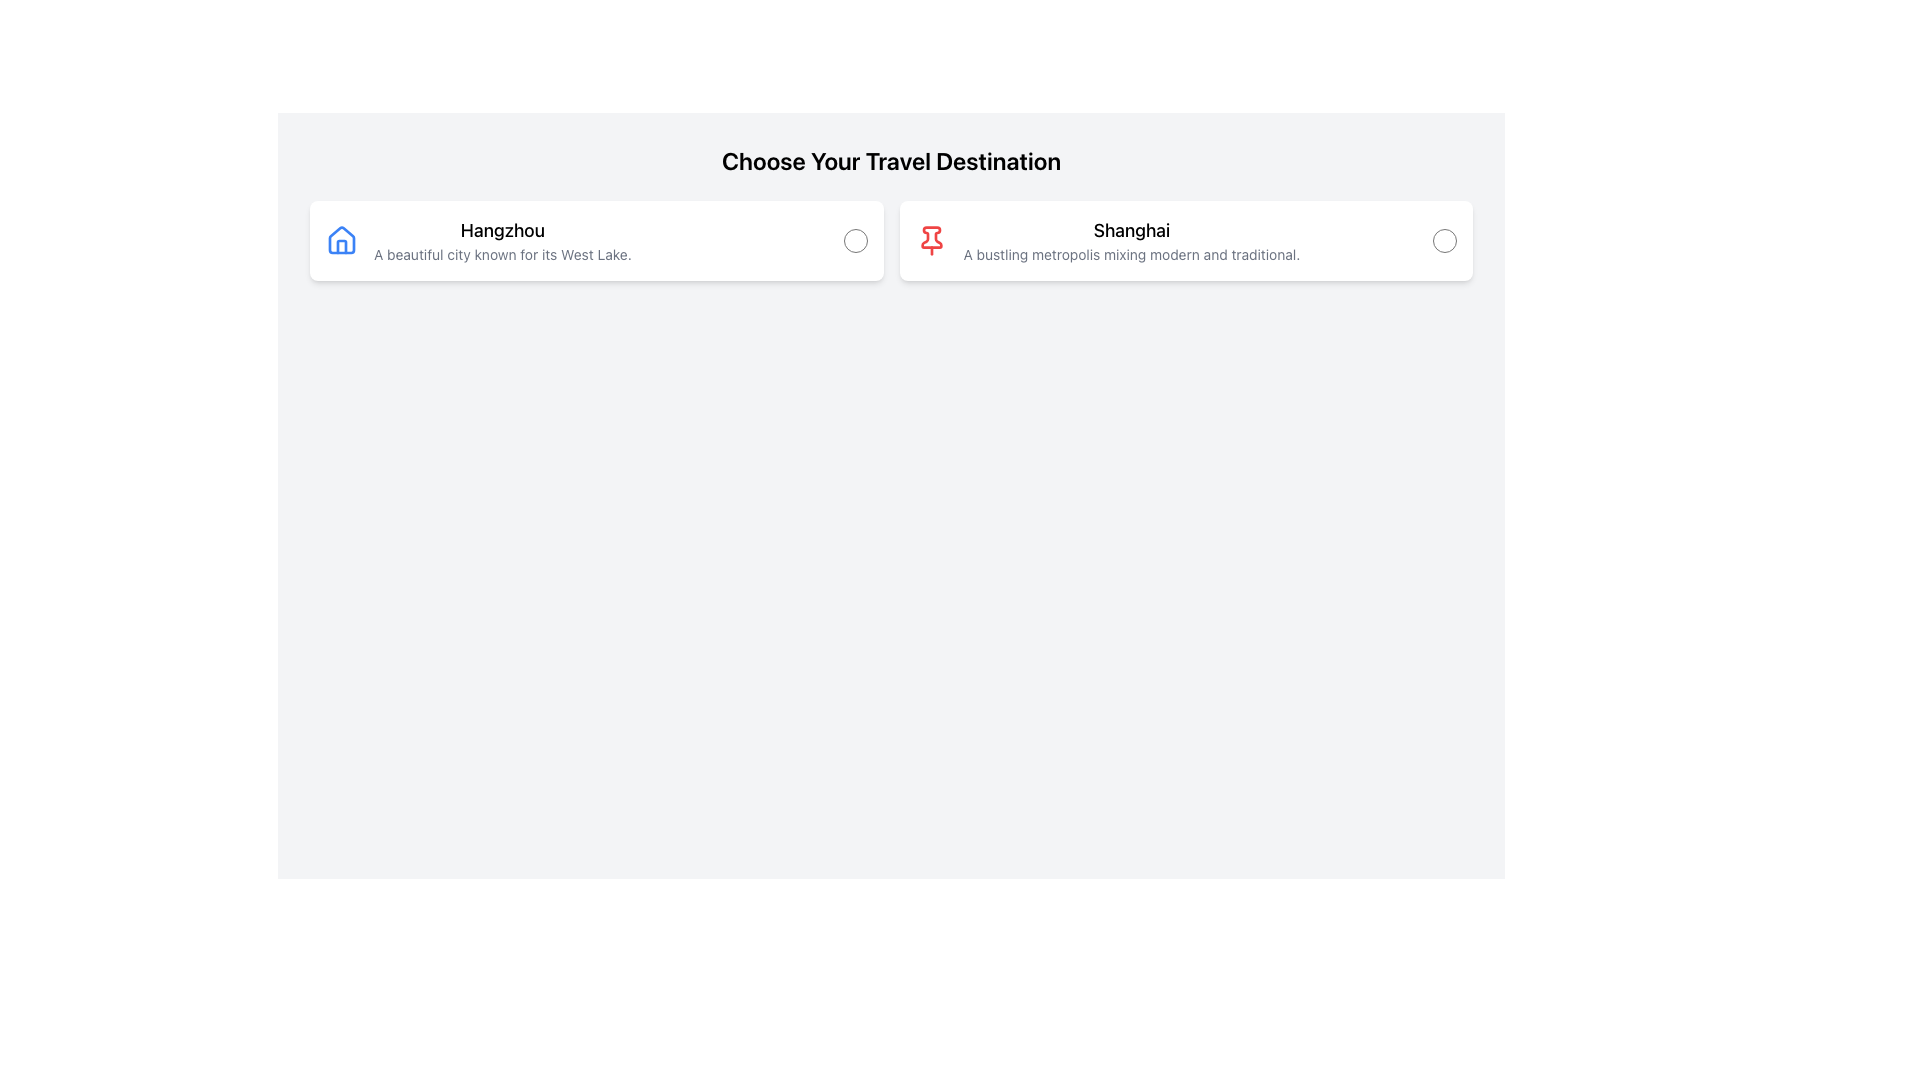 Image resolution: width=1920 pixels, height=1080 pixels. I want to click on the text display element that describes the 'Shanghai' travel destination, located in the second option card to the right of the 'Hangzhou' option, so click(1131, 239).